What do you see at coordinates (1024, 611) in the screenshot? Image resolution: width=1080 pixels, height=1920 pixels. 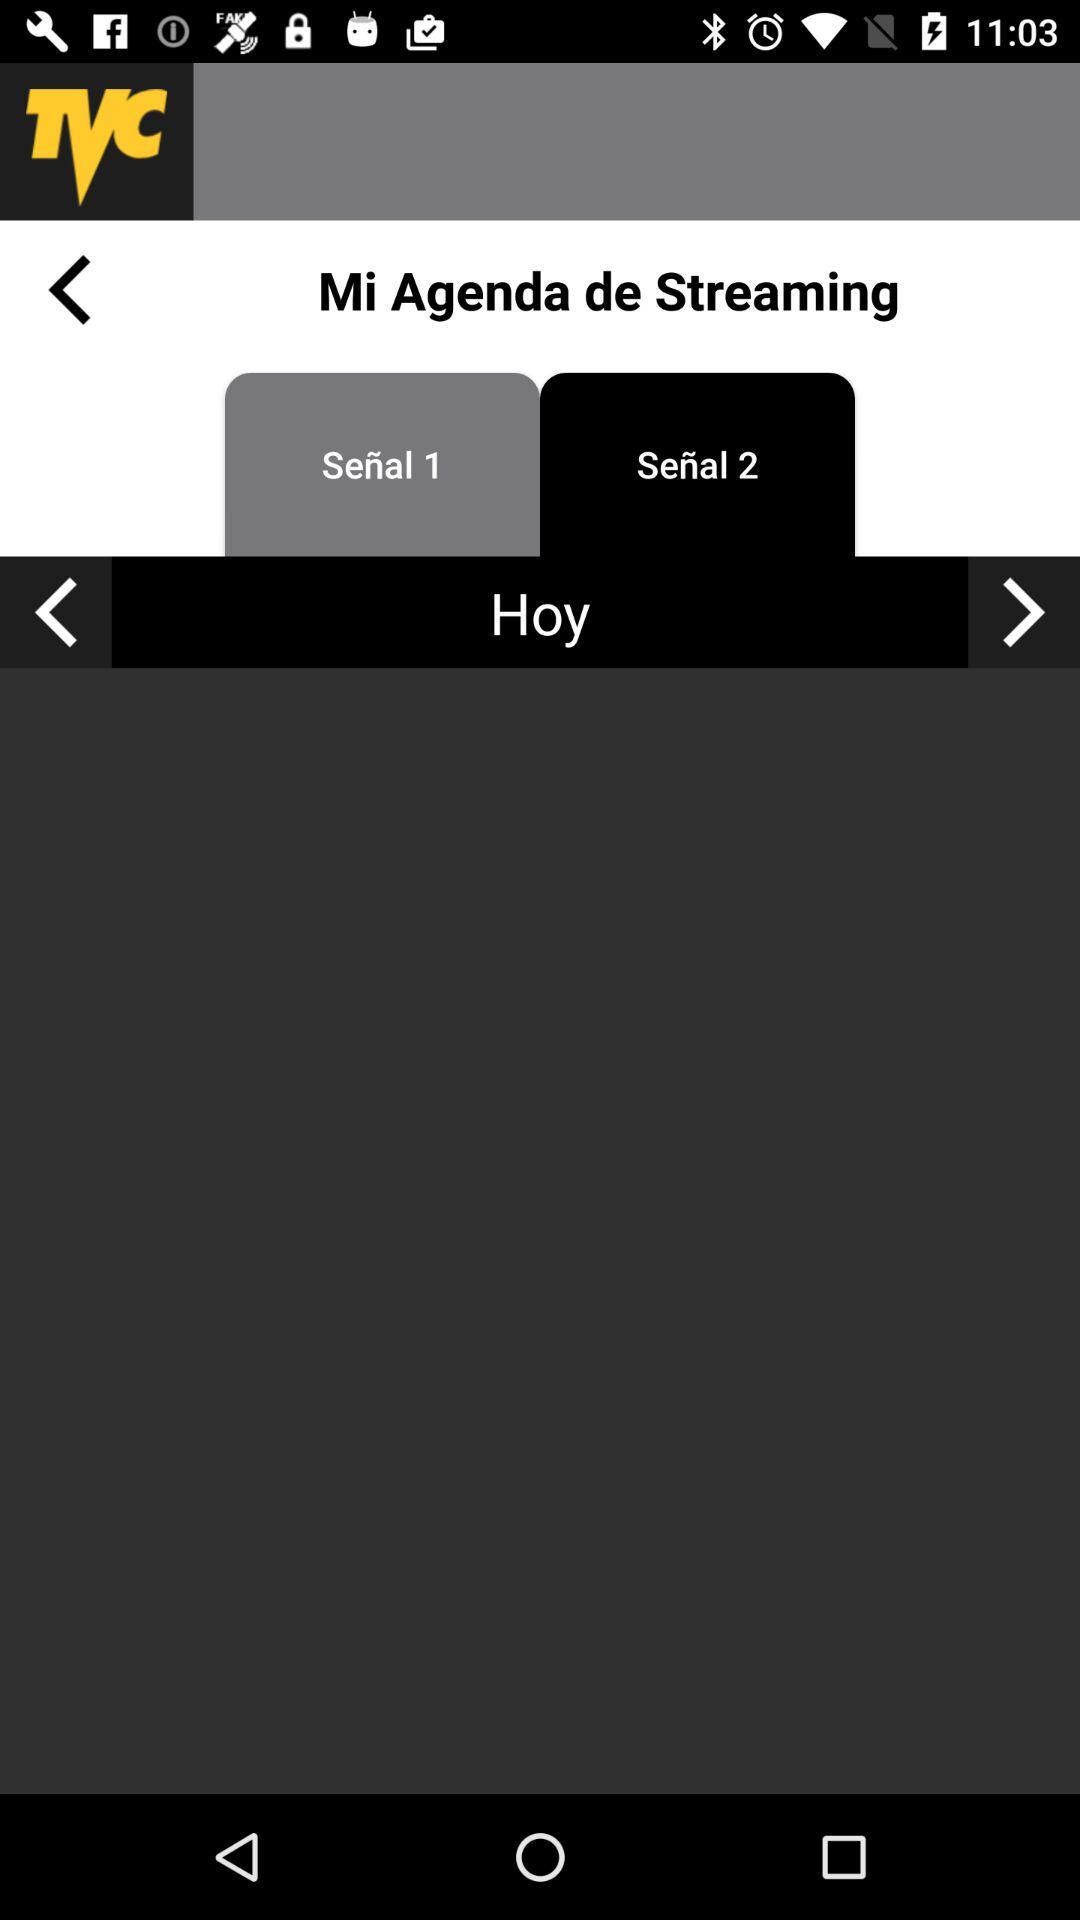 I see `the arrow_forward icon` at bounding box center [1024, 611].